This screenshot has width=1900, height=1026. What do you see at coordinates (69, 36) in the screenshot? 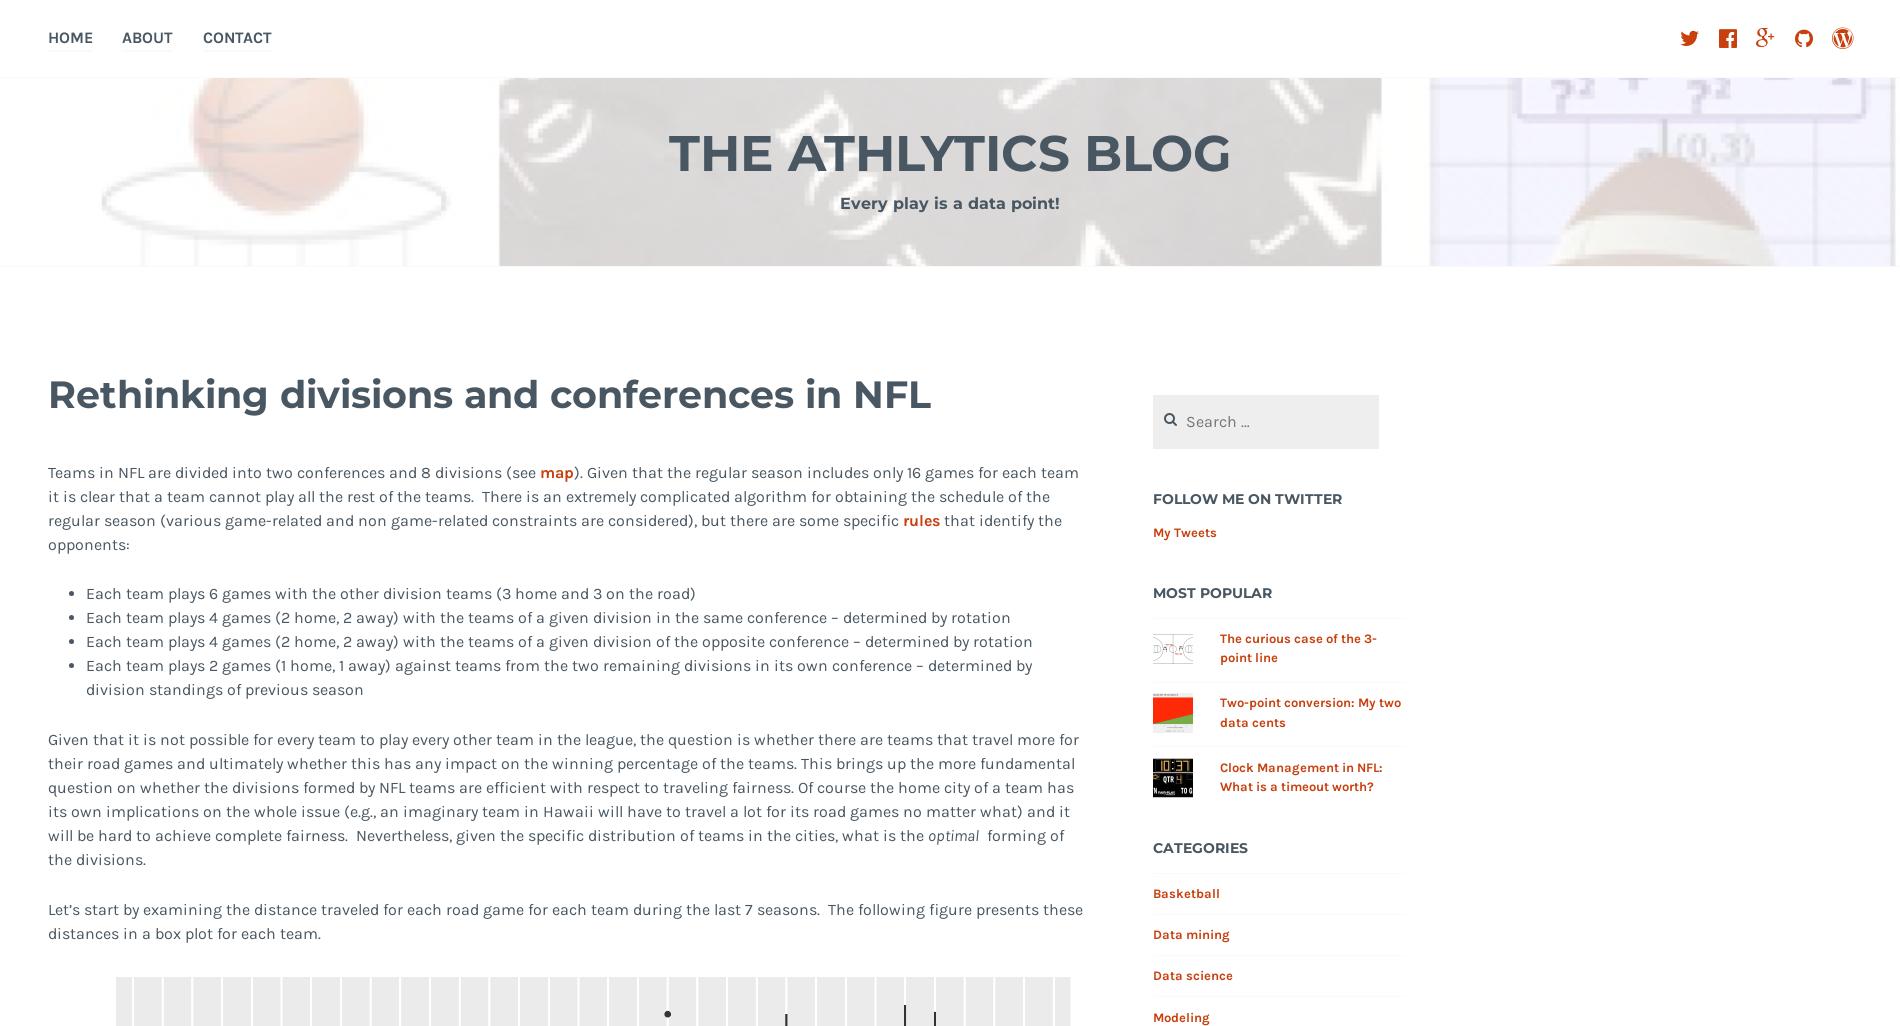
I see `'Home'` at bounding box center [69, 36].